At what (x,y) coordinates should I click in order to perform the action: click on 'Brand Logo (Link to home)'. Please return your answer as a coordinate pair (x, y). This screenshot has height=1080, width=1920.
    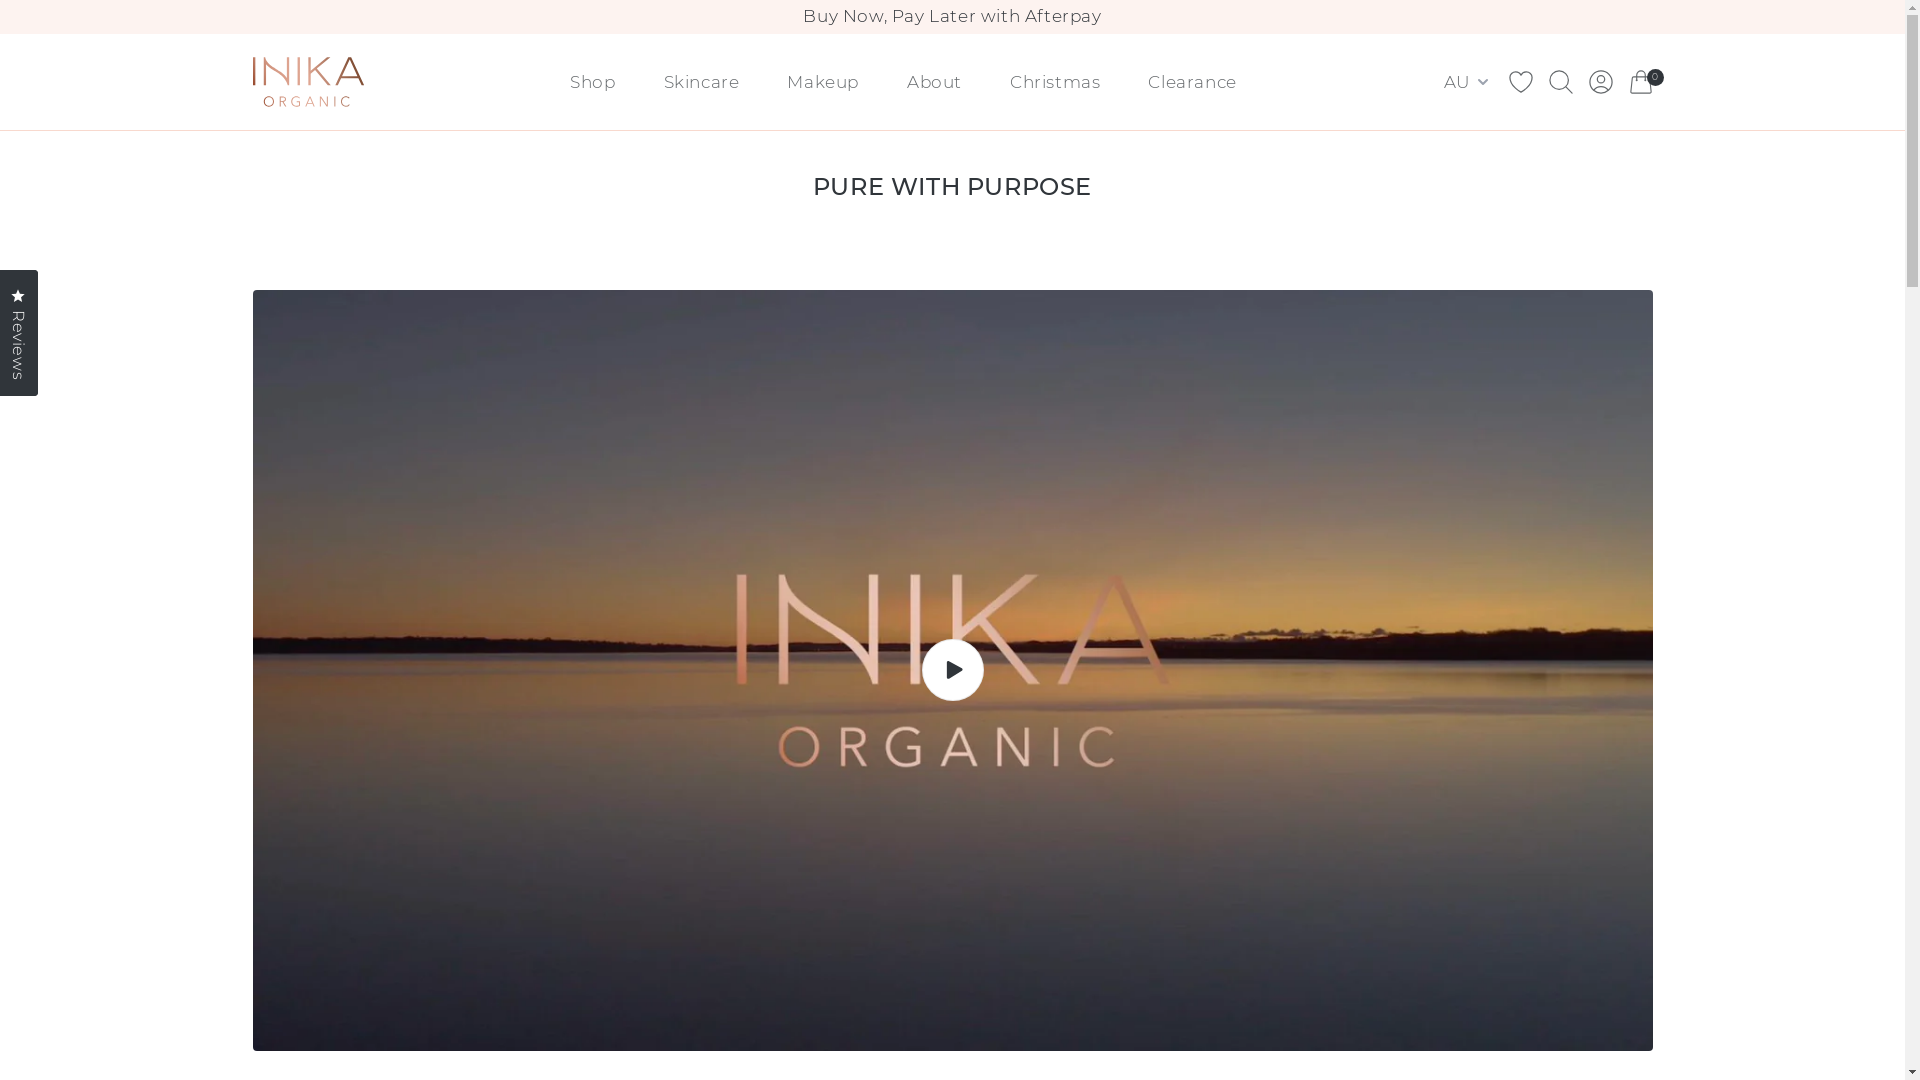
    Looking at the image, I should click on (251, 80).